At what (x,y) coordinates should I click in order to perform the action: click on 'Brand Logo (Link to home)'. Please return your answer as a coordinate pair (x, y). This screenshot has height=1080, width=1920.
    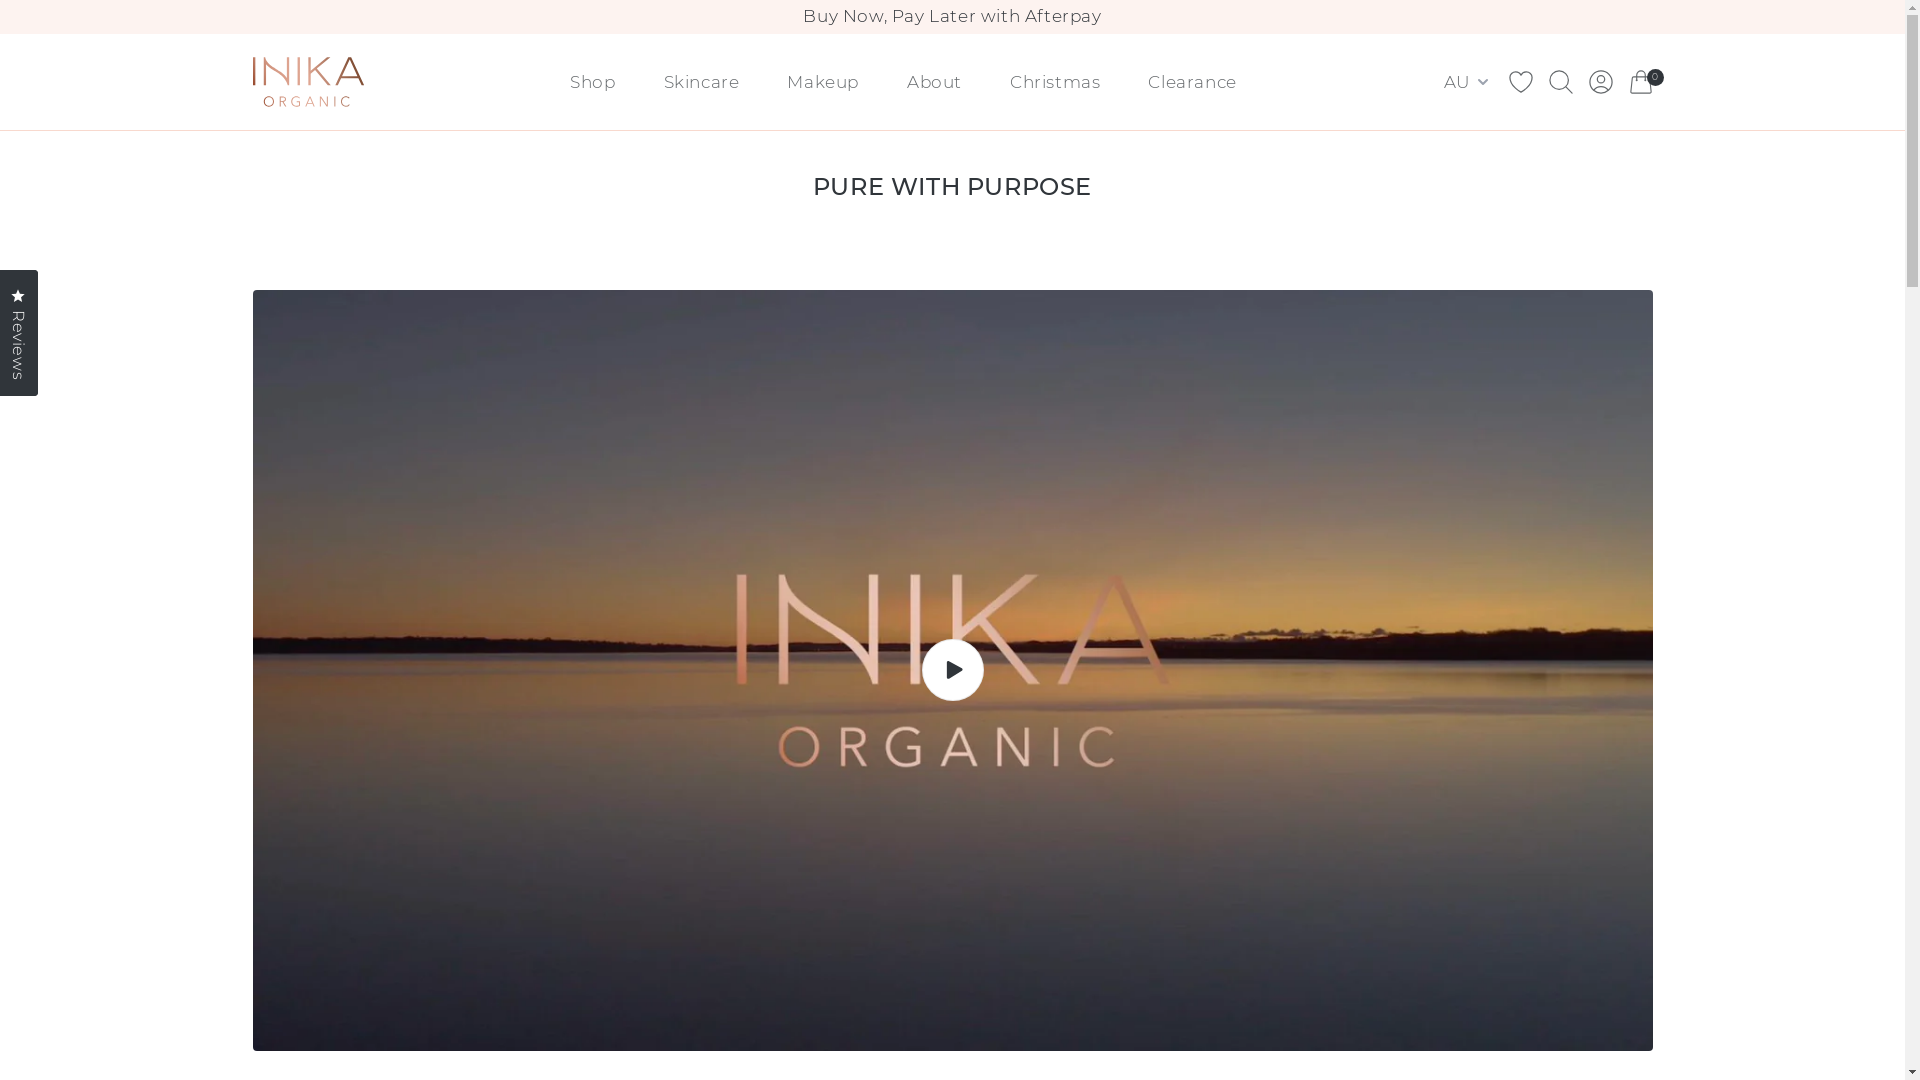
    Looking at the image, I should click on (251, 80).